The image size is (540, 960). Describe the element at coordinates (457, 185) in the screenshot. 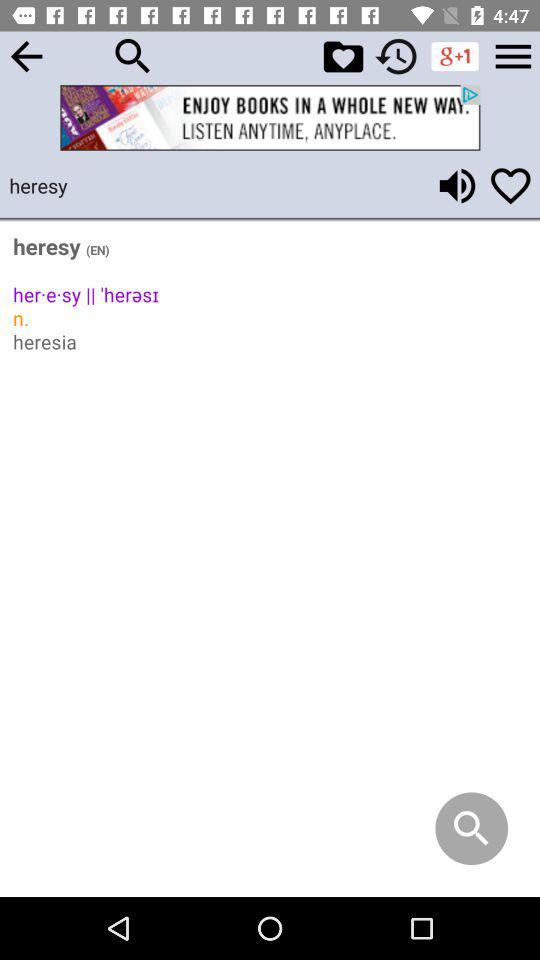

I see `the volume icon` at that location.